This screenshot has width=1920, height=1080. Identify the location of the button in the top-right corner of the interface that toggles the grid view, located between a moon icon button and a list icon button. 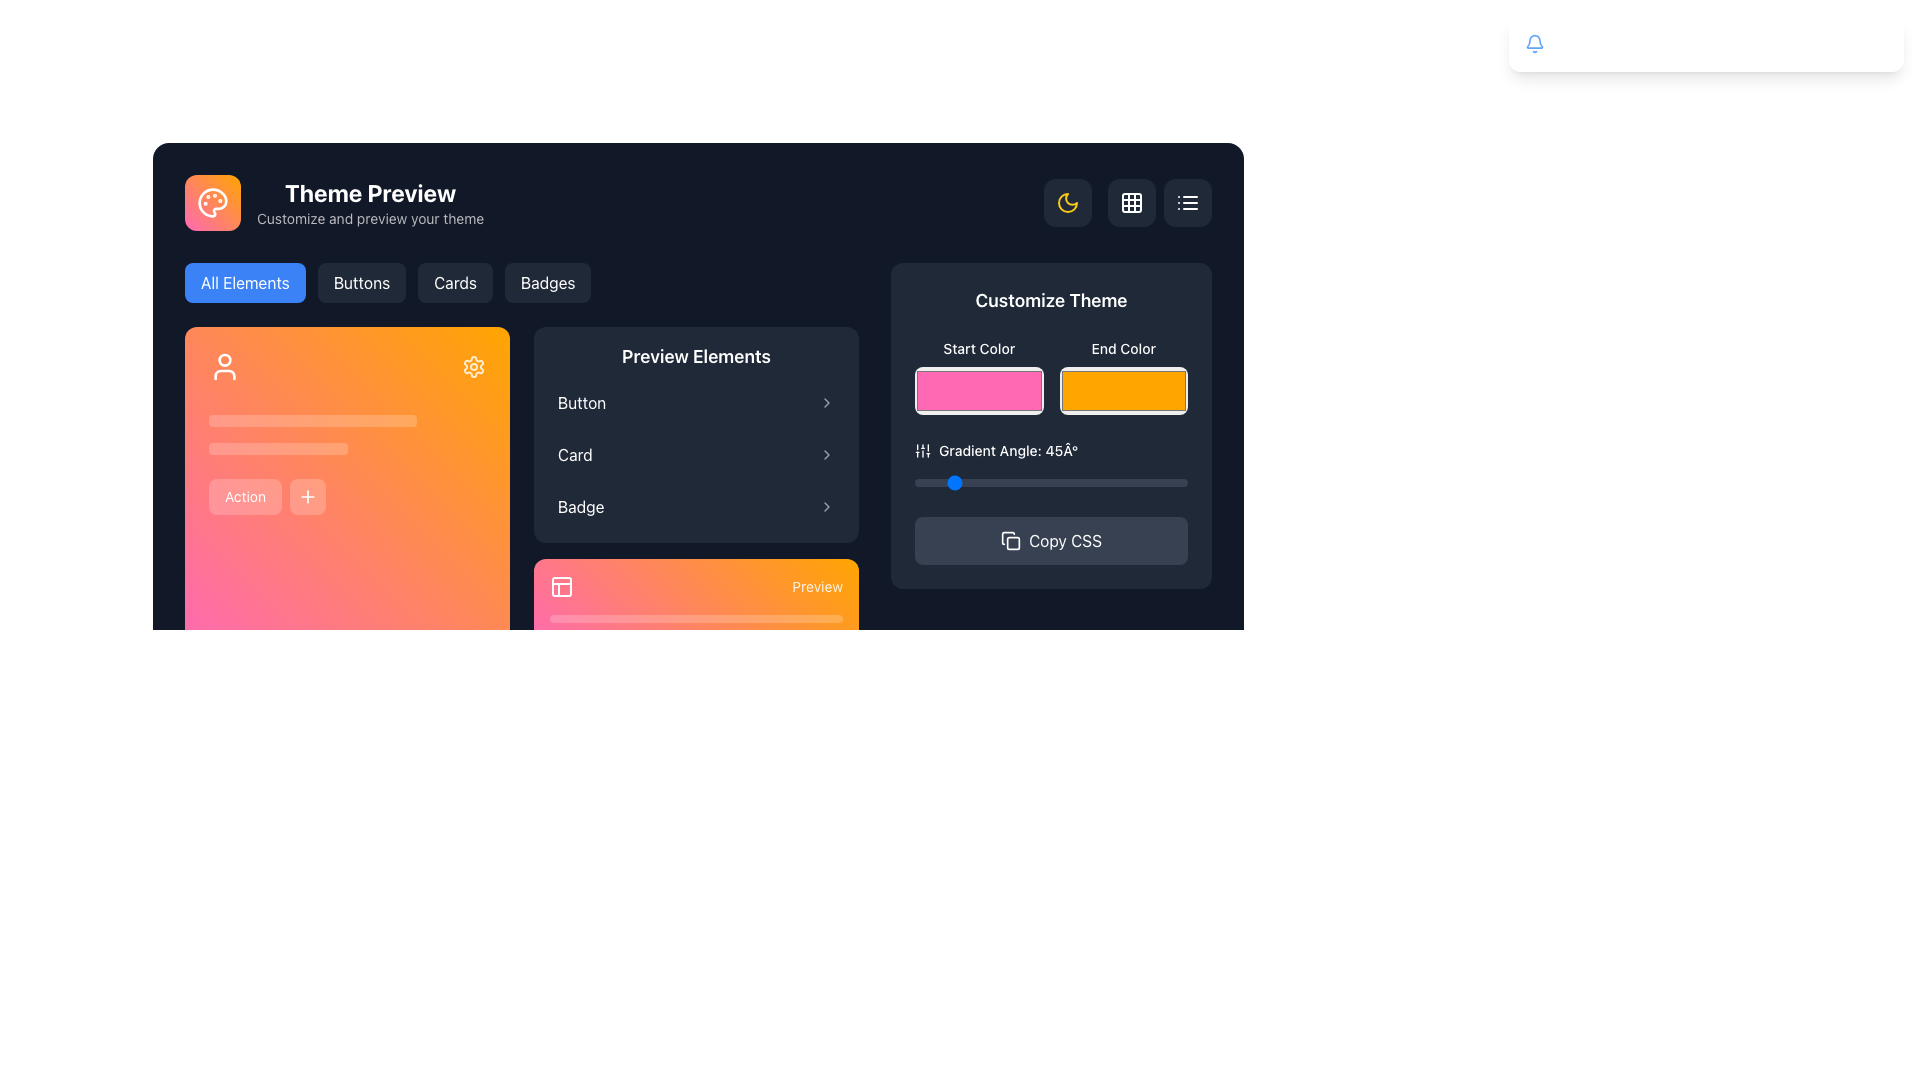
(1128, 203).